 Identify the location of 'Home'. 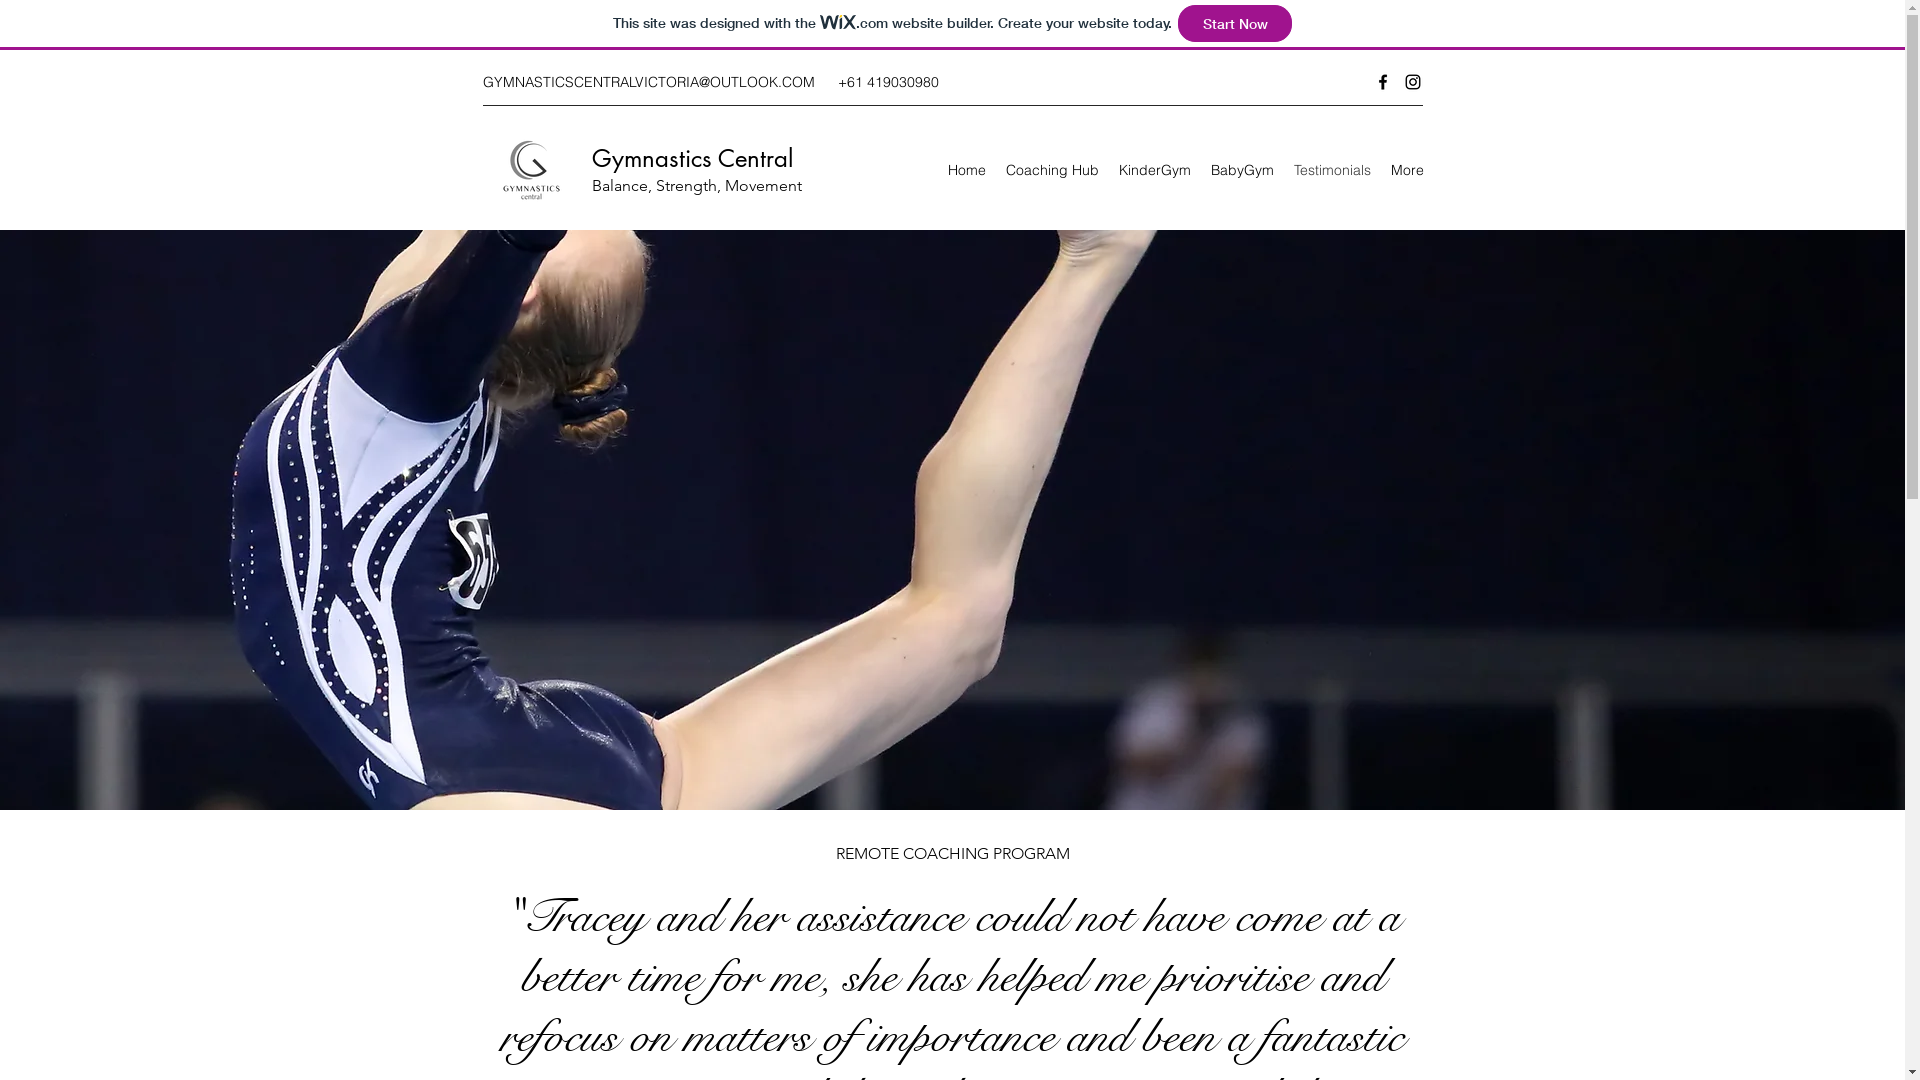
(936, 168).